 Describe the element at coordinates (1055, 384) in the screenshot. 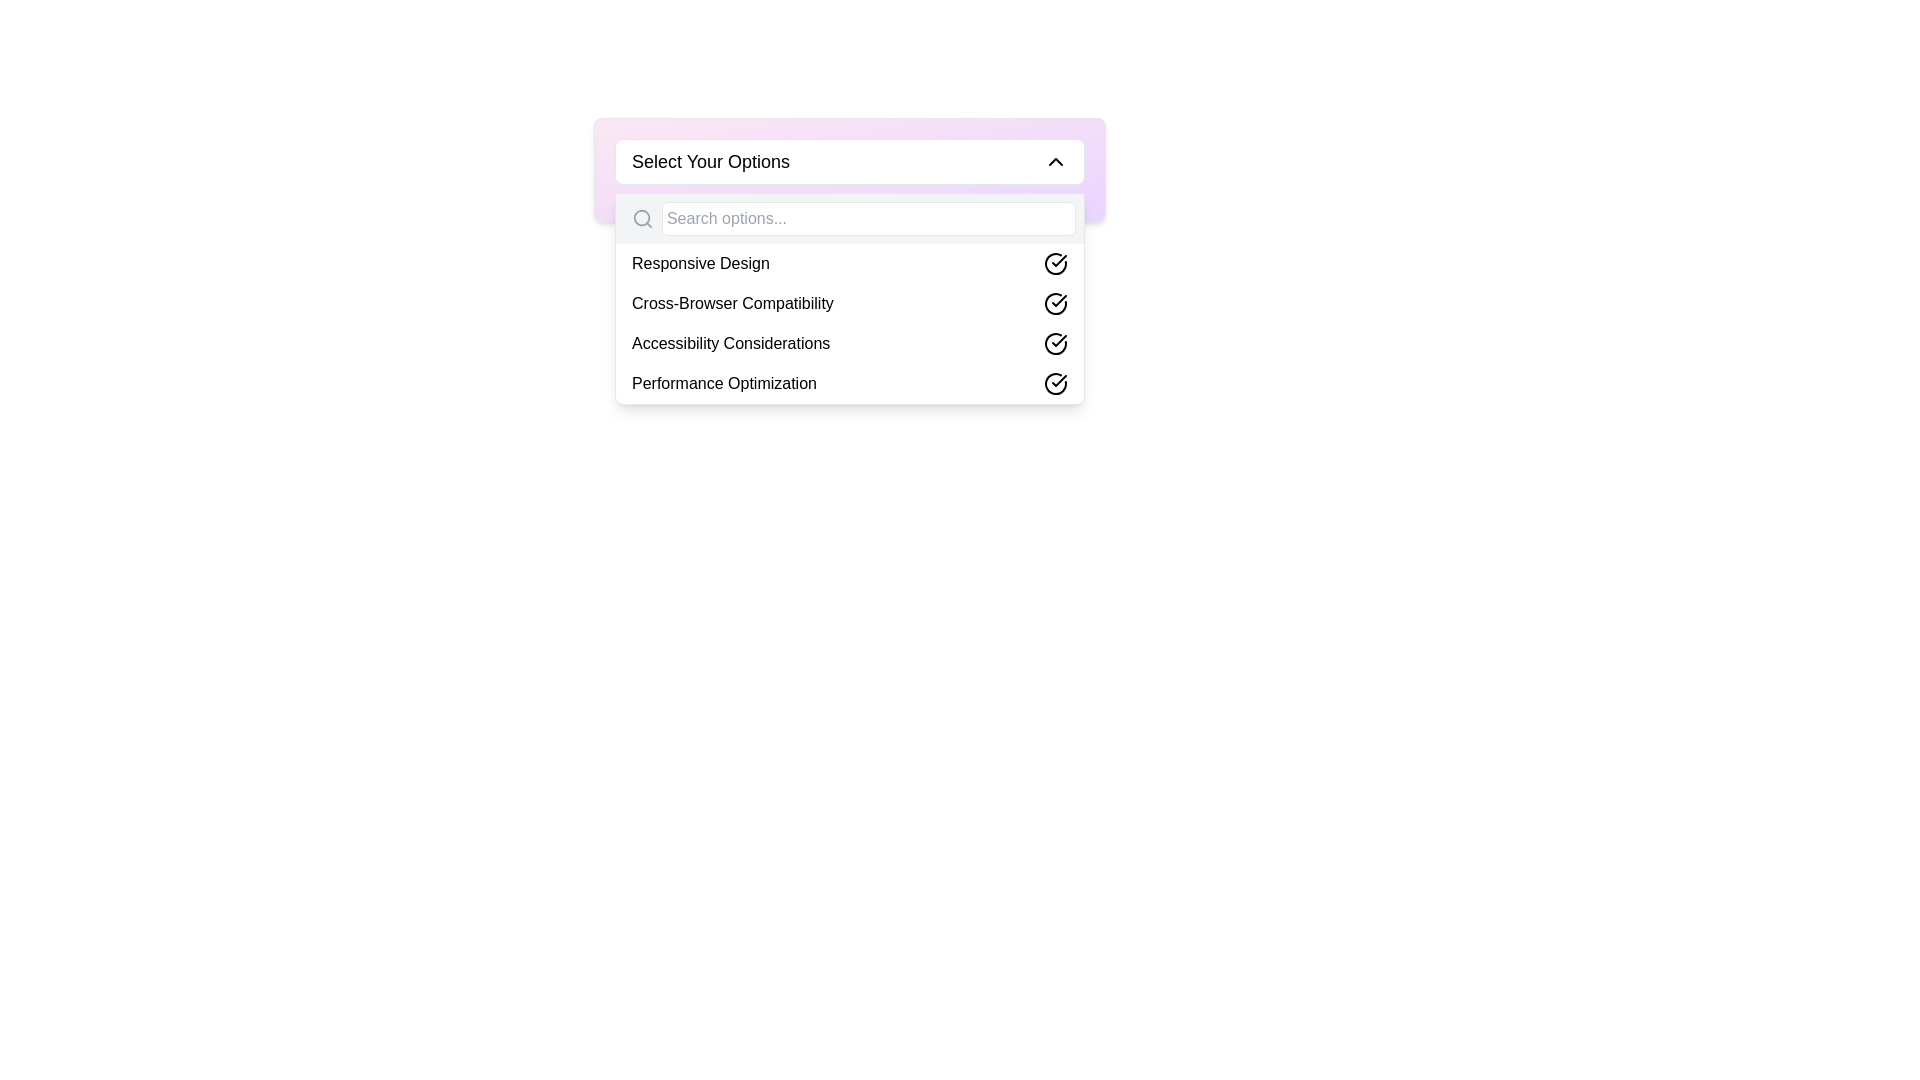

I see `the circular icon indicating the 'Performance Optimization' option, which confirms its selection status` at that location.